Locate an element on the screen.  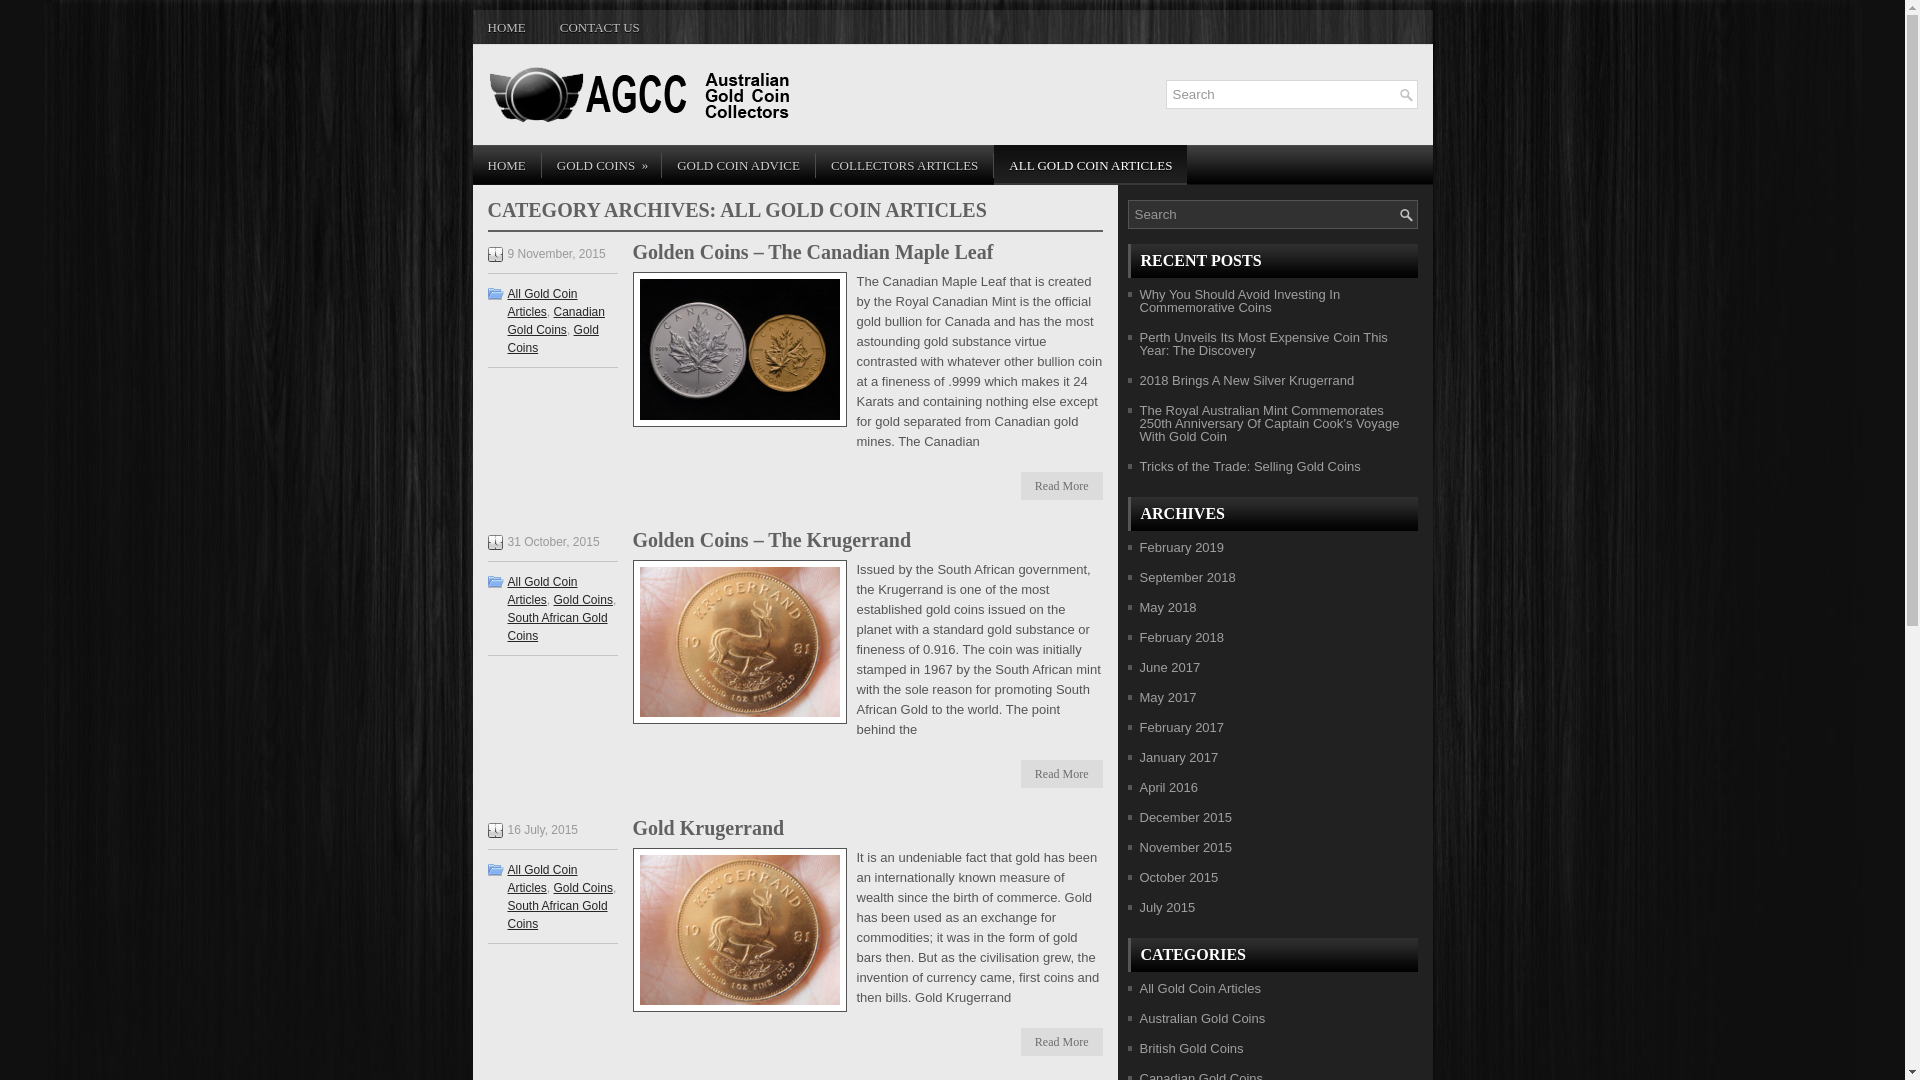
'South African Gold Coins' is located at coordinates (557, 914).